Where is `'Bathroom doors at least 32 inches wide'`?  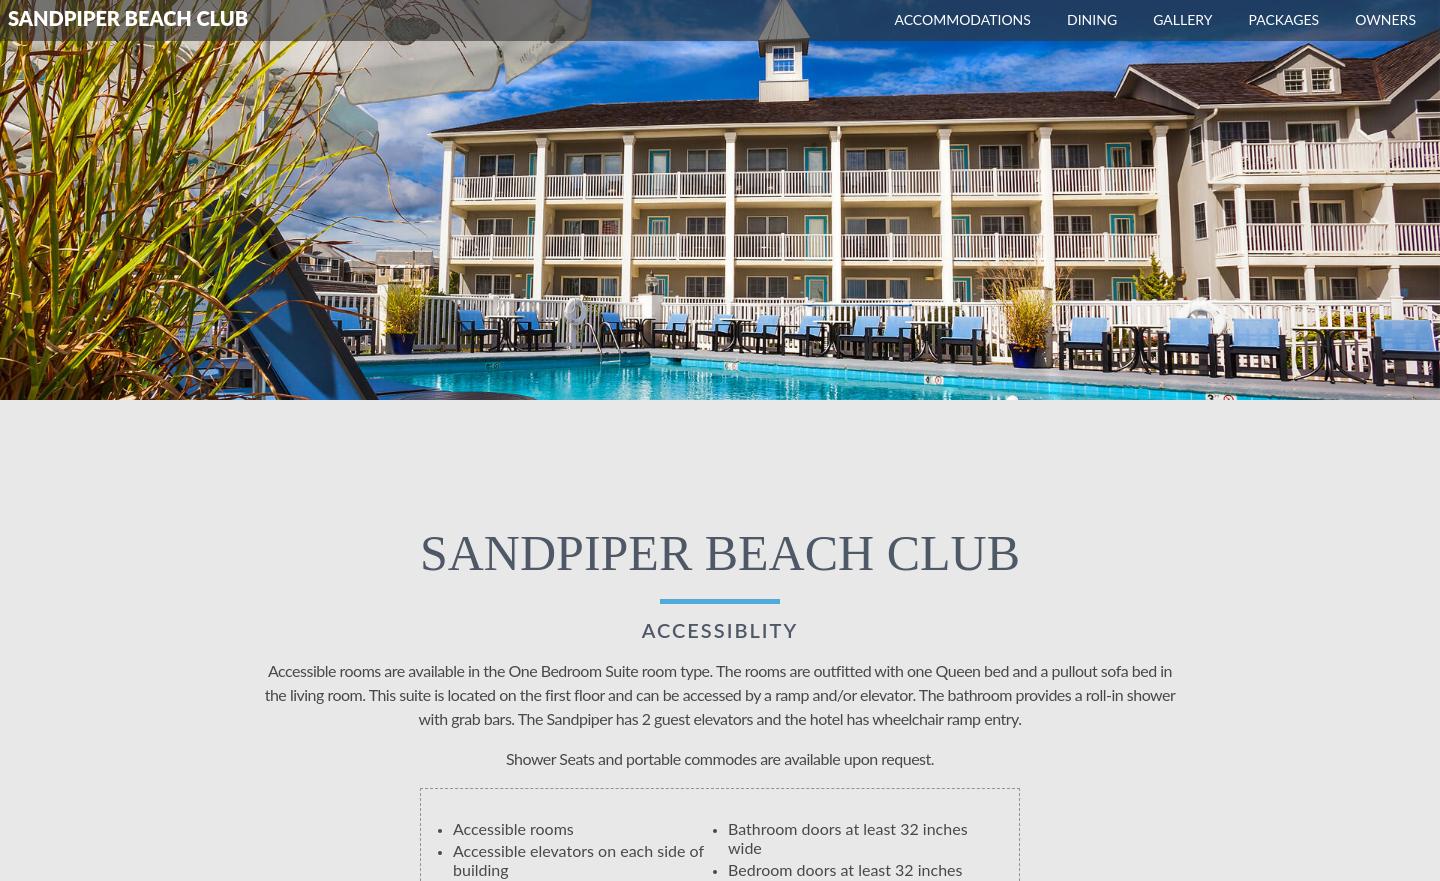
'Bathroom doors at least 32 inches wide' is located at coordinates (846, 838).